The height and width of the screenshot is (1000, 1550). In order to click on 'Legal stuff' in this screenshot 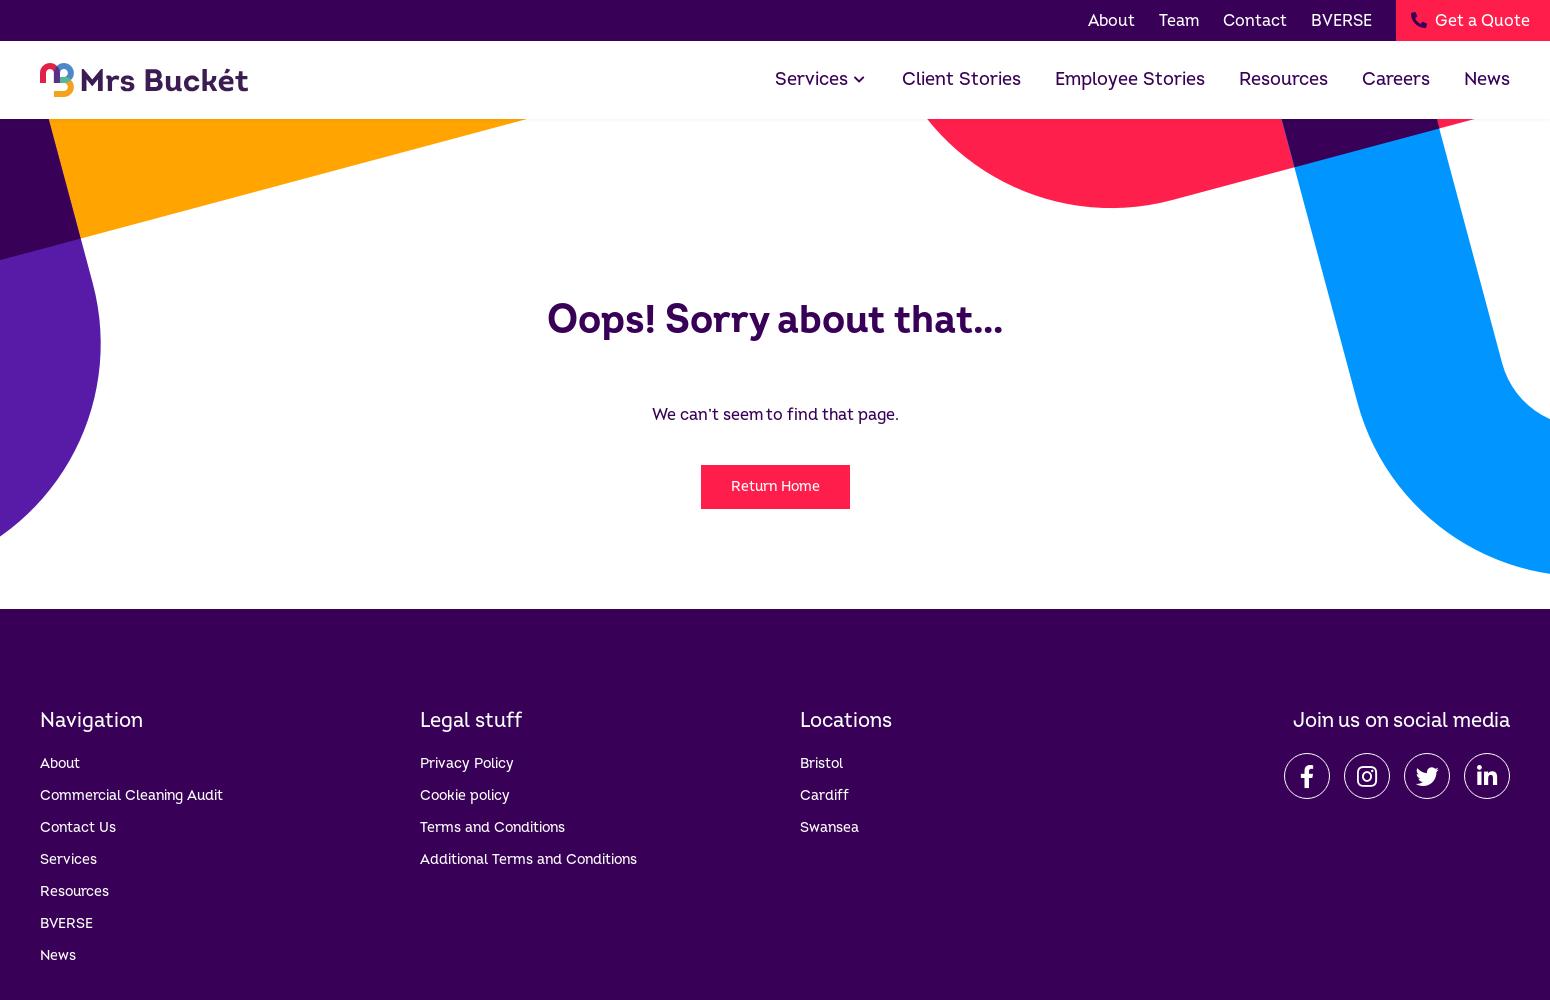, I will do `click(470, 719)`.